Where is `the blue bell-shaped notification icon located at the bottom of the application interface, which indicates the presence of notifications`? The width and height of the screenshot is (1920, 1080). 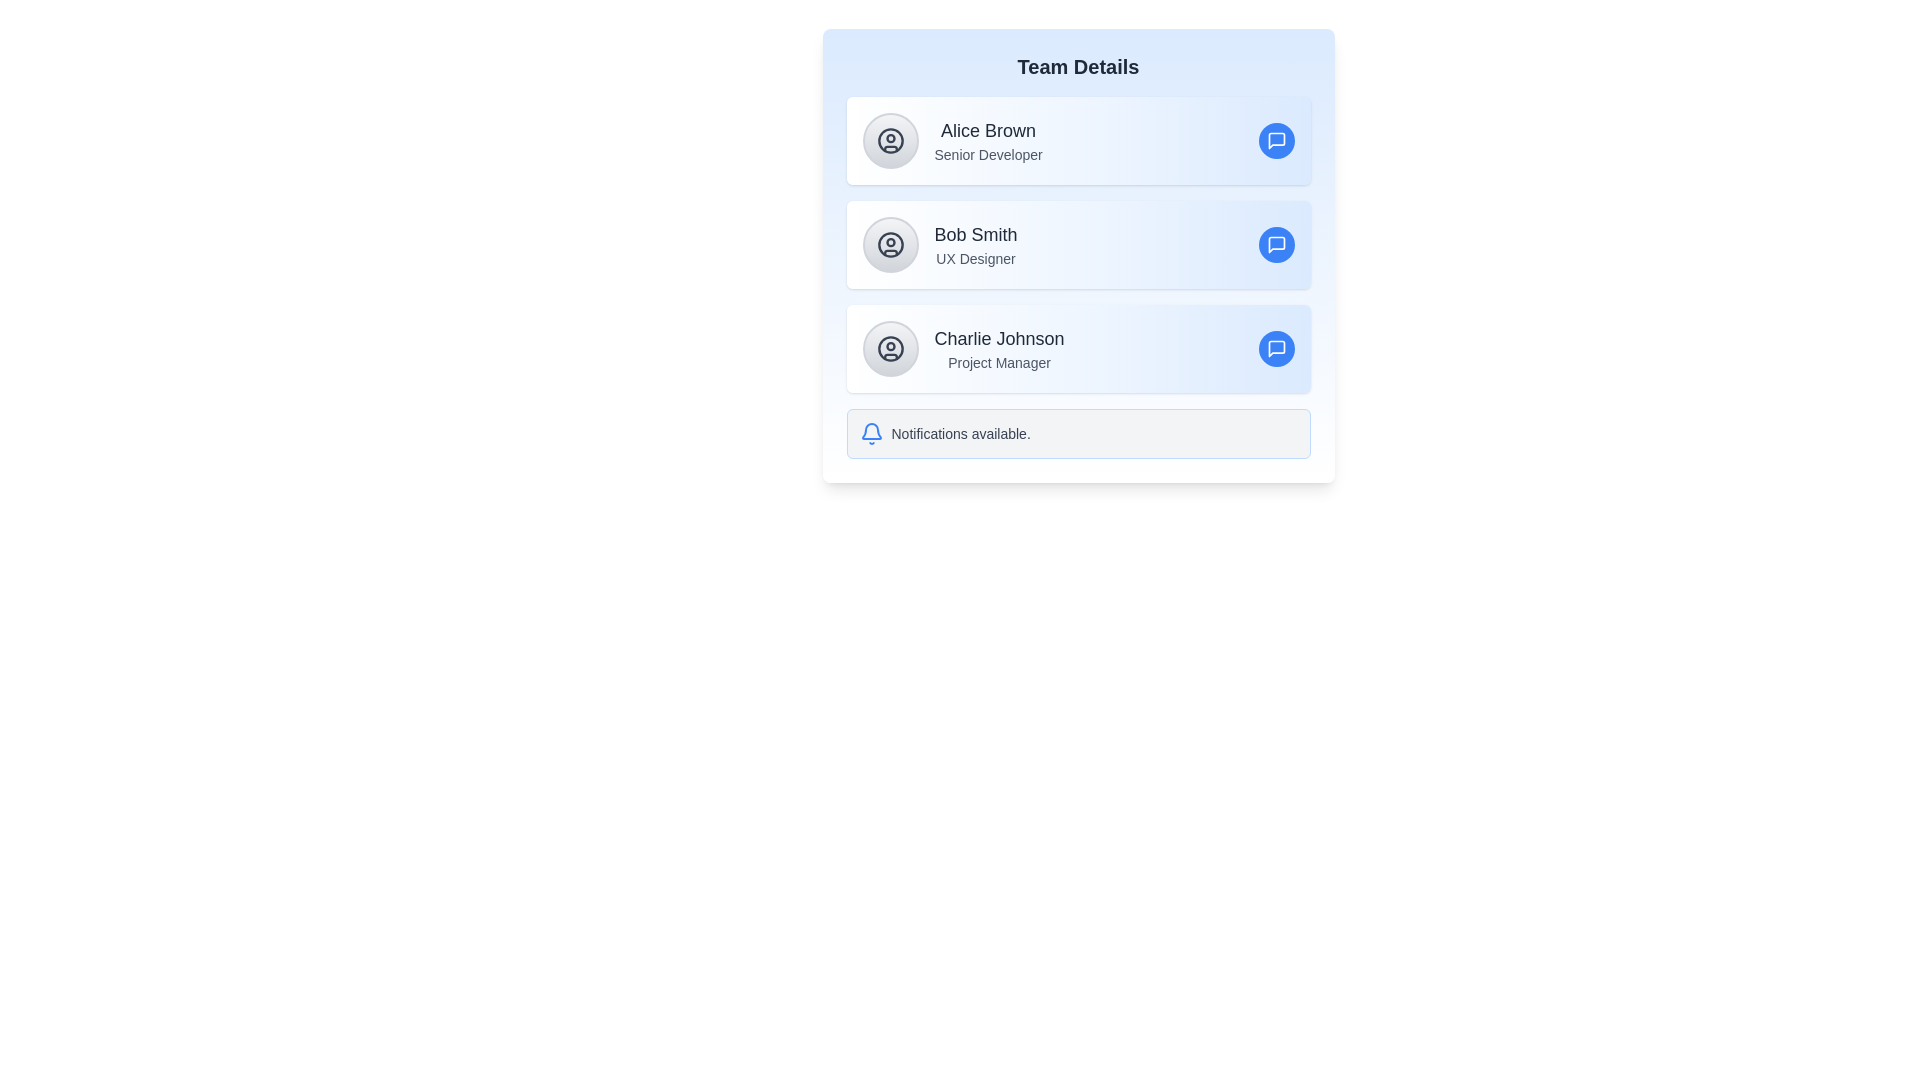
the blue bell-shaped notification icon located at the bottom of the application interface, which indicates the presence of notifications is located at coordinates (871, 433).